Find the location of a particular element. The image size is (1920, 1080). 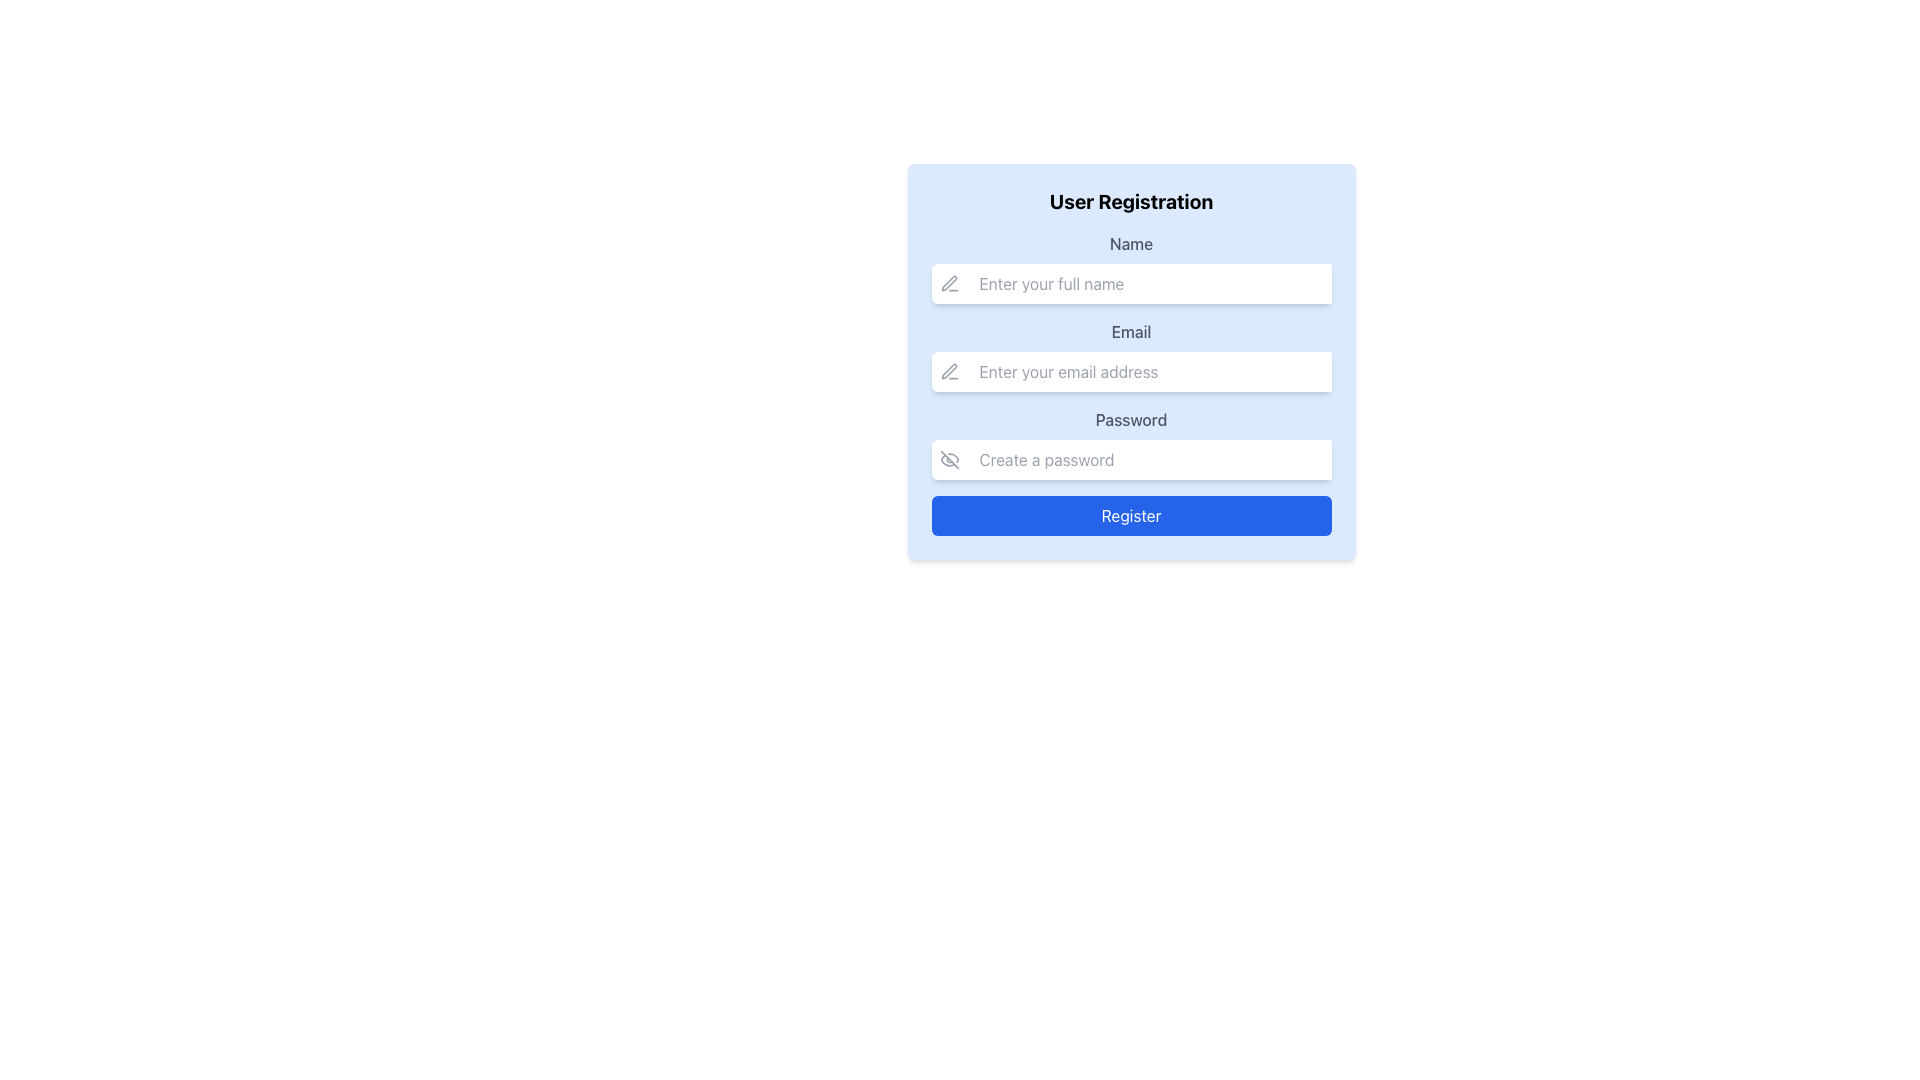

the eye icon embedded in the button next to the password input field is located at coordinates (948, 459).